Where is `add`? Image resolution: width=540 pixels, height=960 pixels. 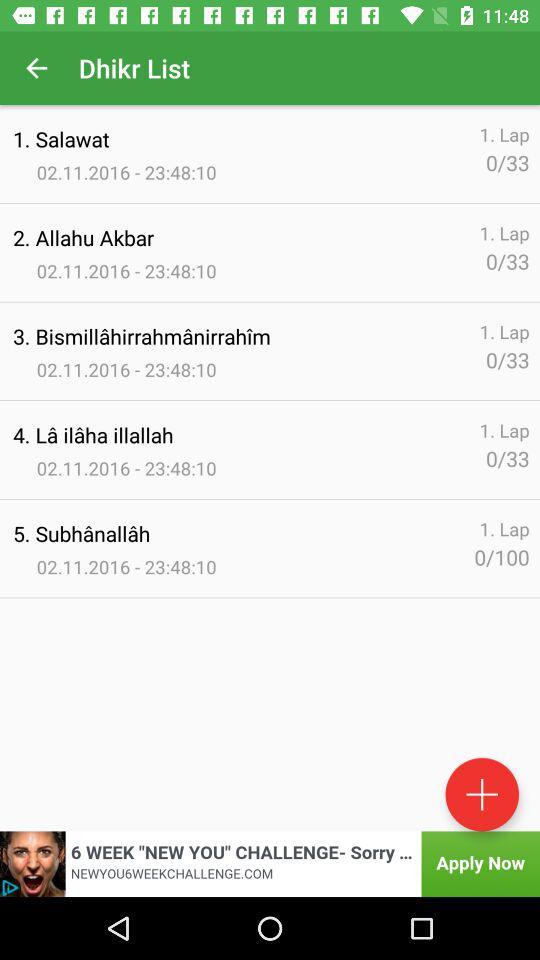 add is located at coordinates (481, 794).